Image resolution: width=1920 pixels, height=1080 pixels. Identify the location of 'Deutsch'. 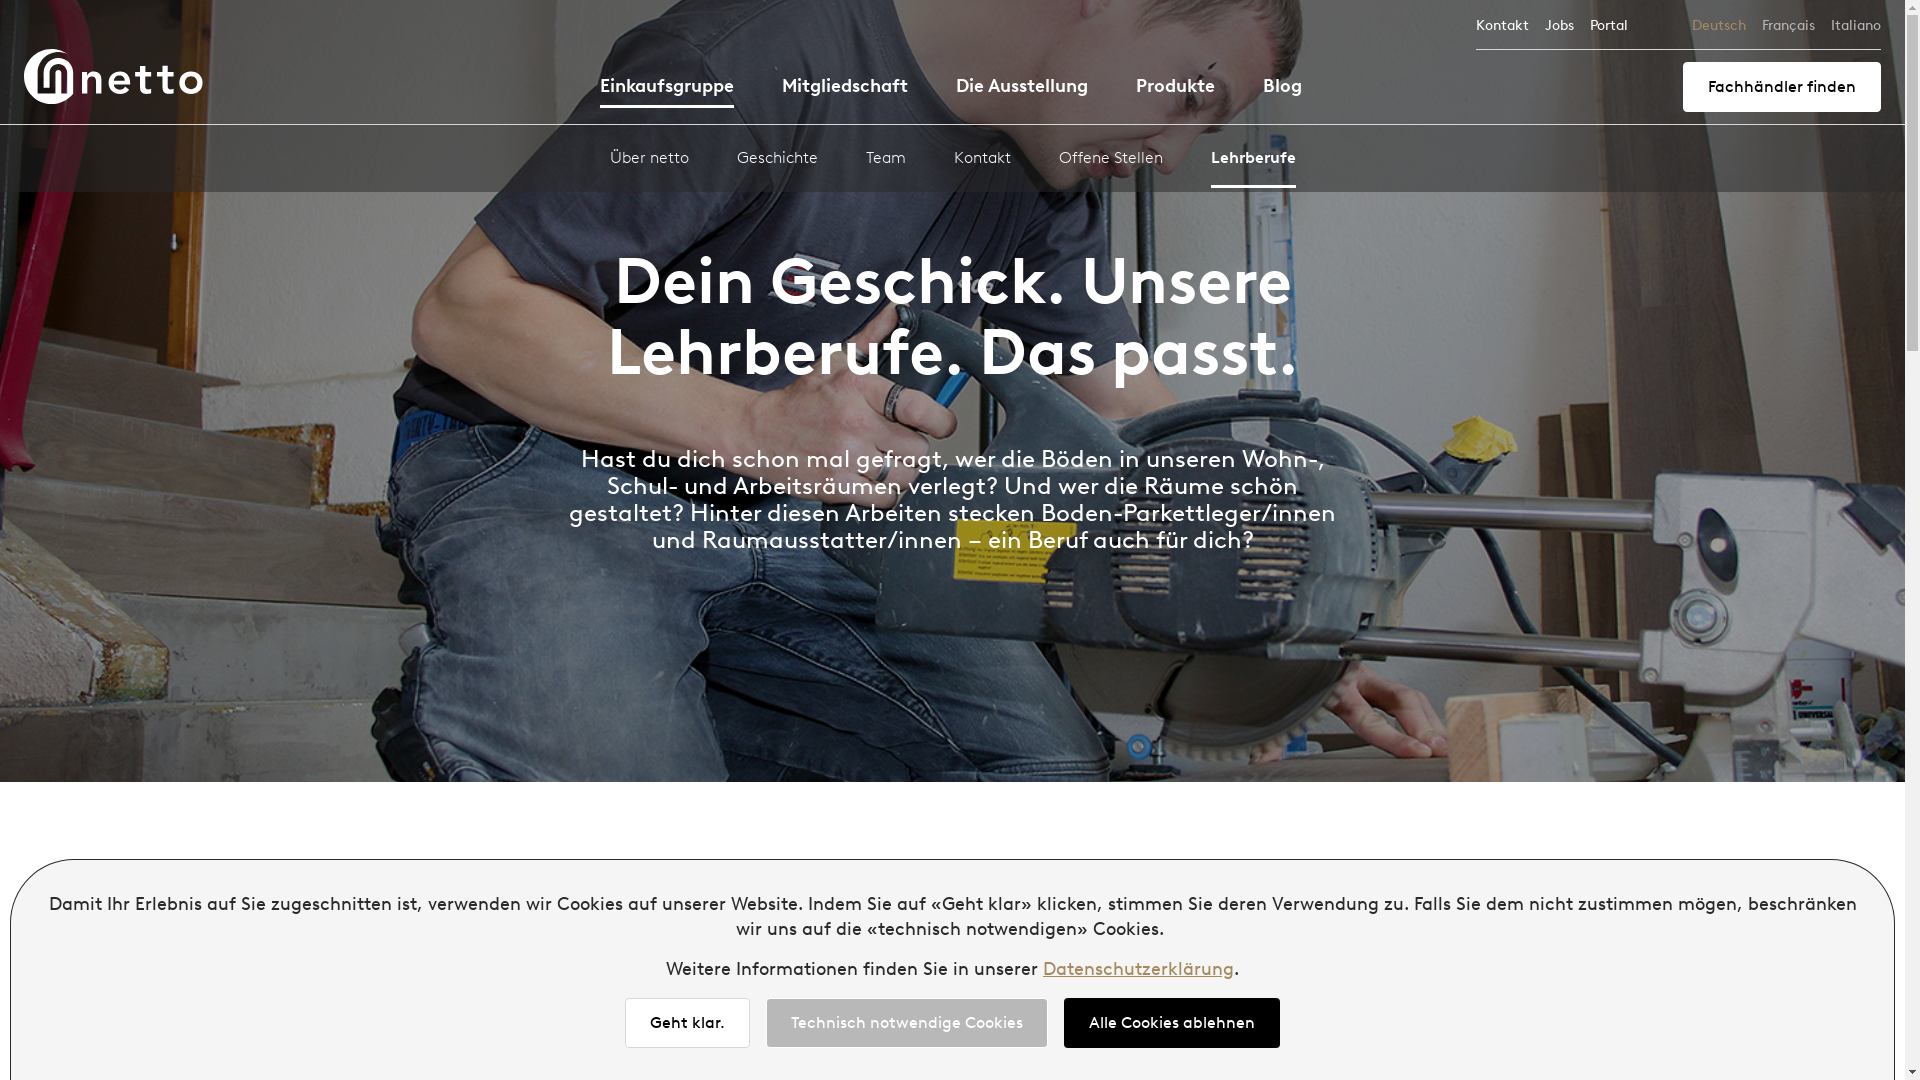
(1690, 25).